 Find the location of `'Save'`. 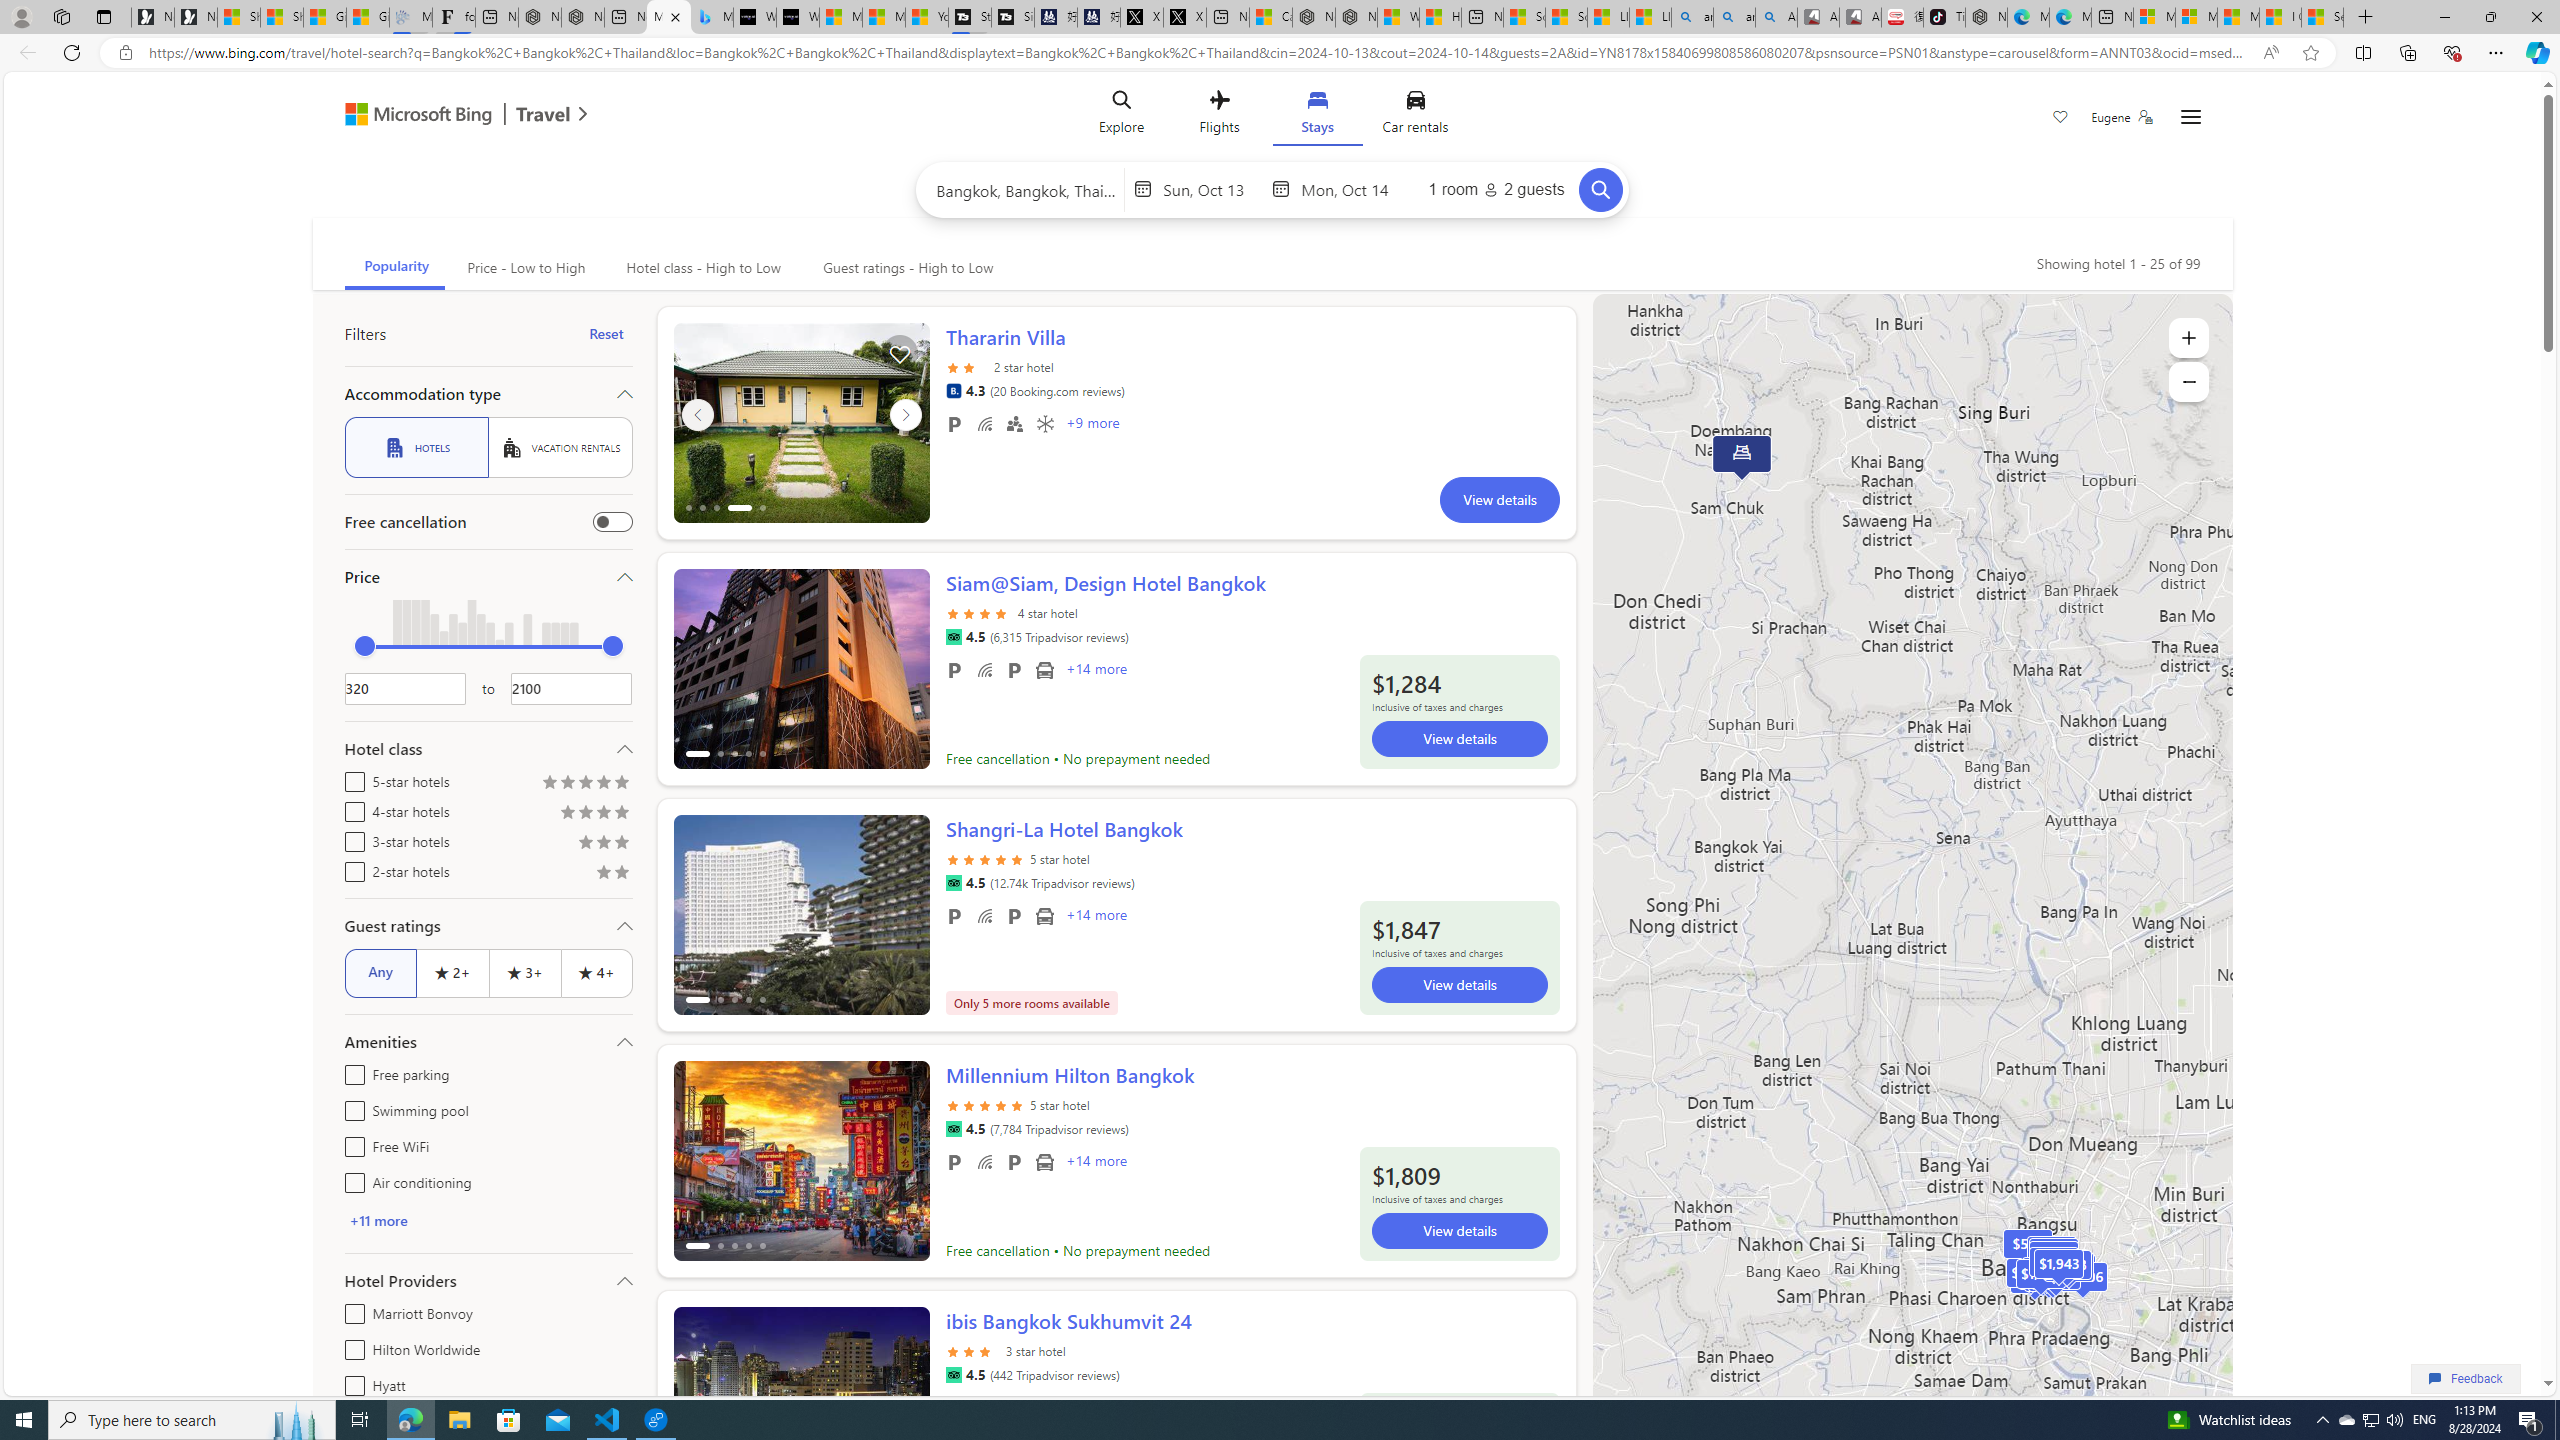

'Save' is located at coordinates (2059, 118).